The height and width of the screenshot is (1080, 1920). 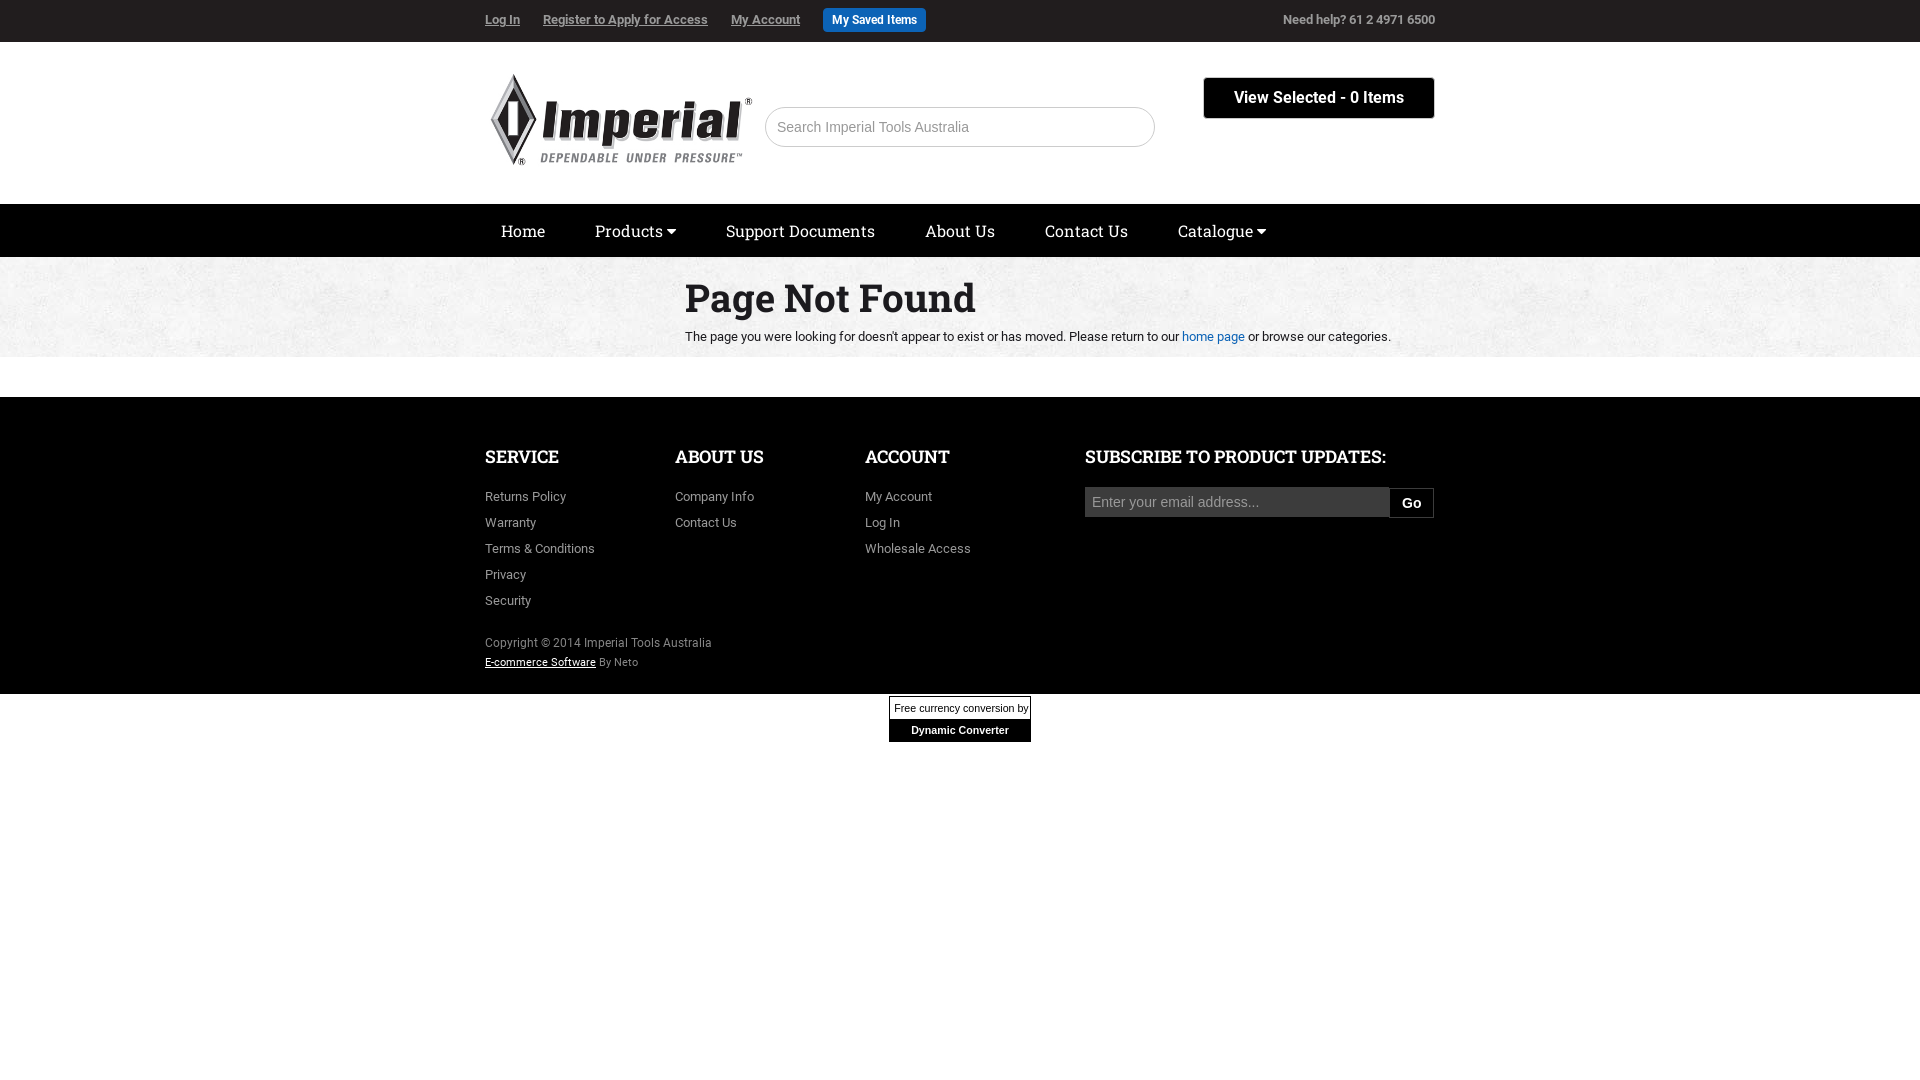 What do you see at coordinates (508, 599) in the screenshot?
I see `'Security'` at bounding box center [508, 599].